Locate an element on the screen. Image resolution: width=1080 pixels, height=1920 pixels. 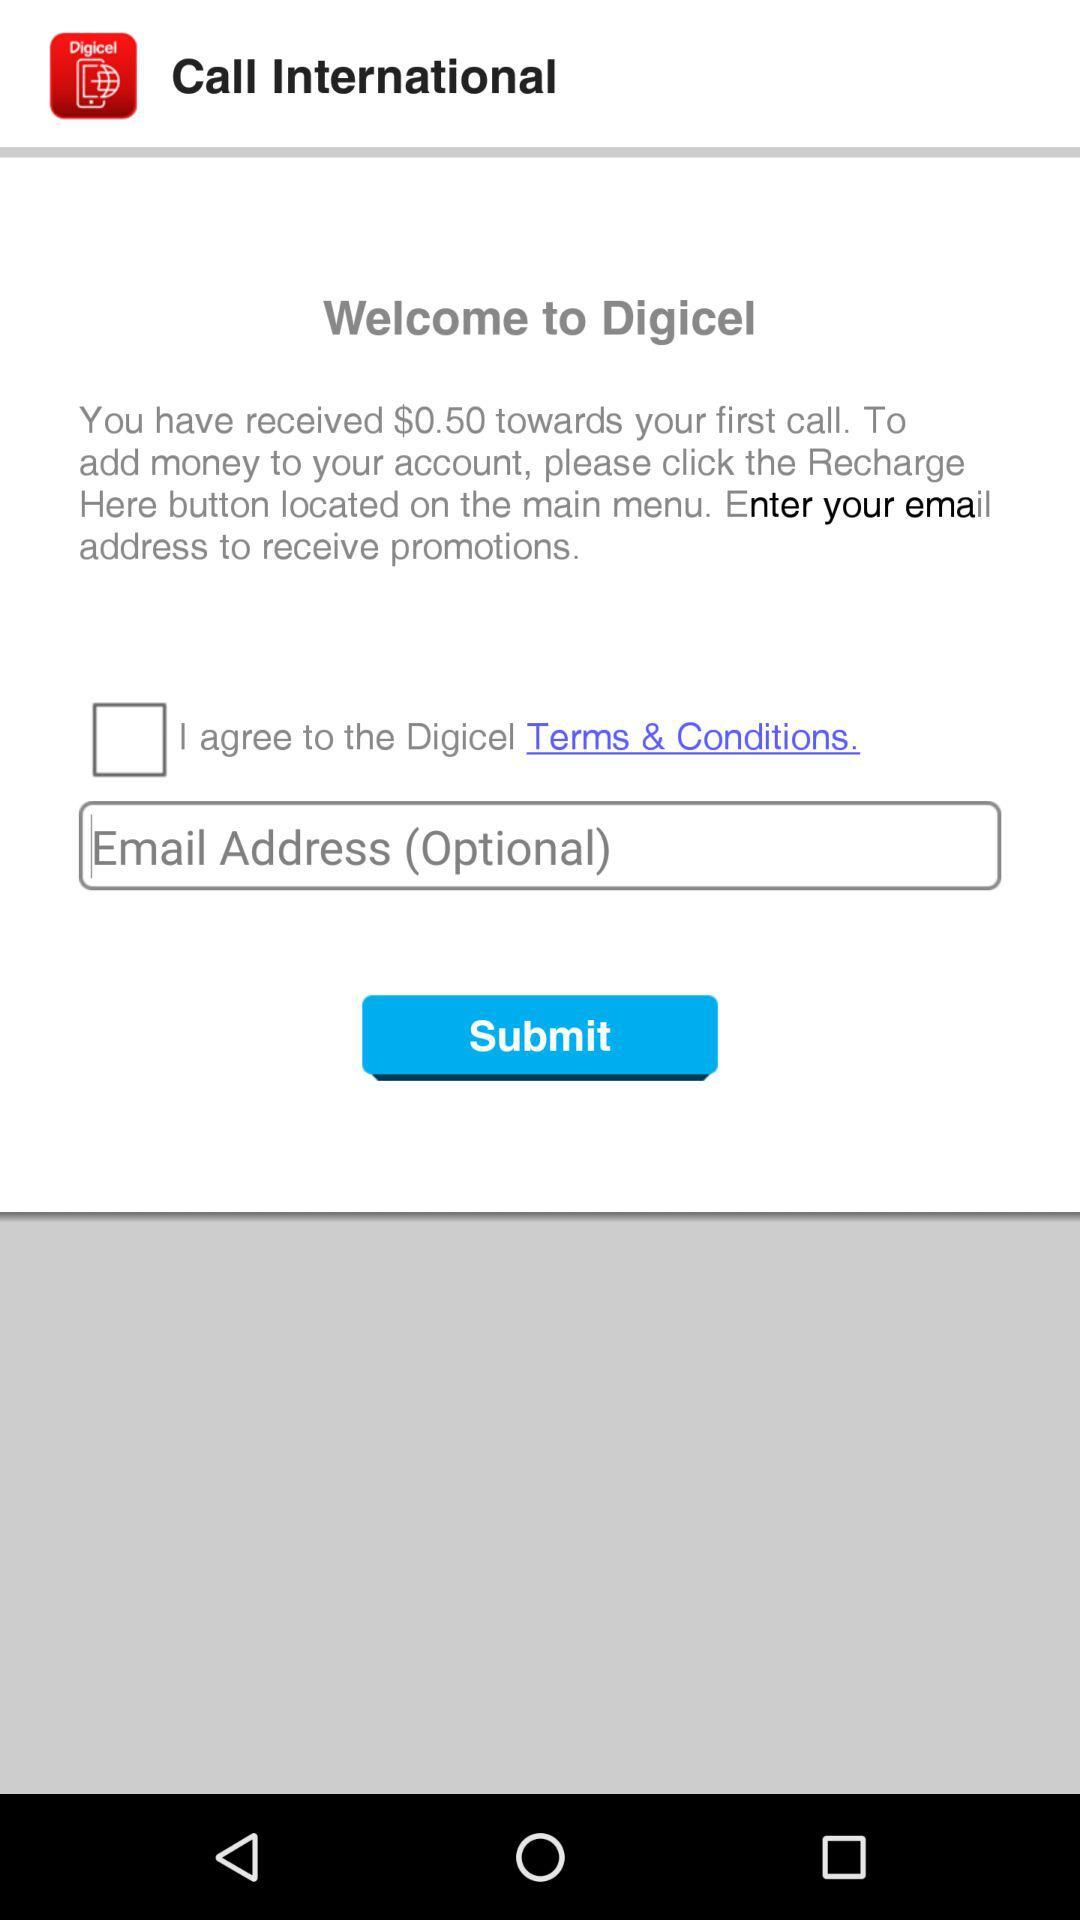
check the box for agreement is located at coordinates (128, 737).